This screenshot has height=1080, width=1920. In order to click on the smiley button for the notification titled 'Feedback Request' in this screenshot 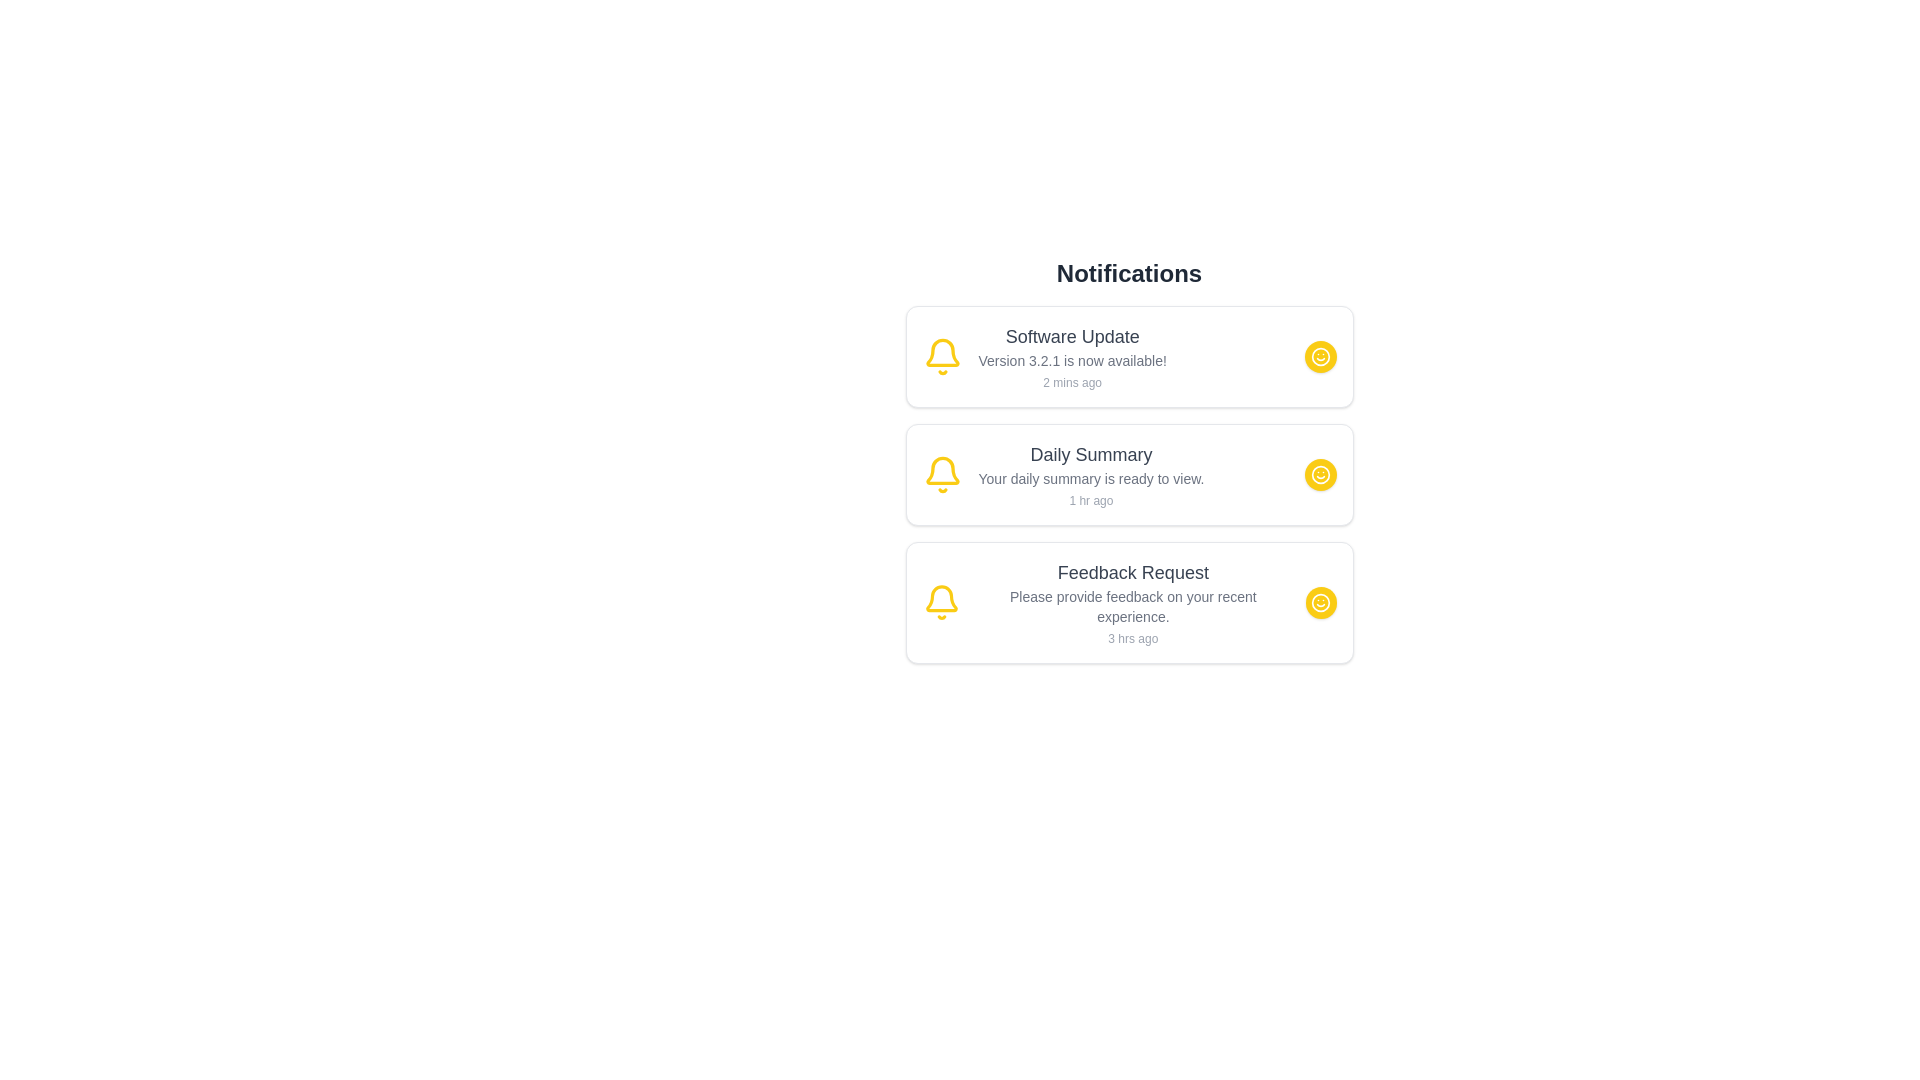, I will do `click(1320, 601)`.